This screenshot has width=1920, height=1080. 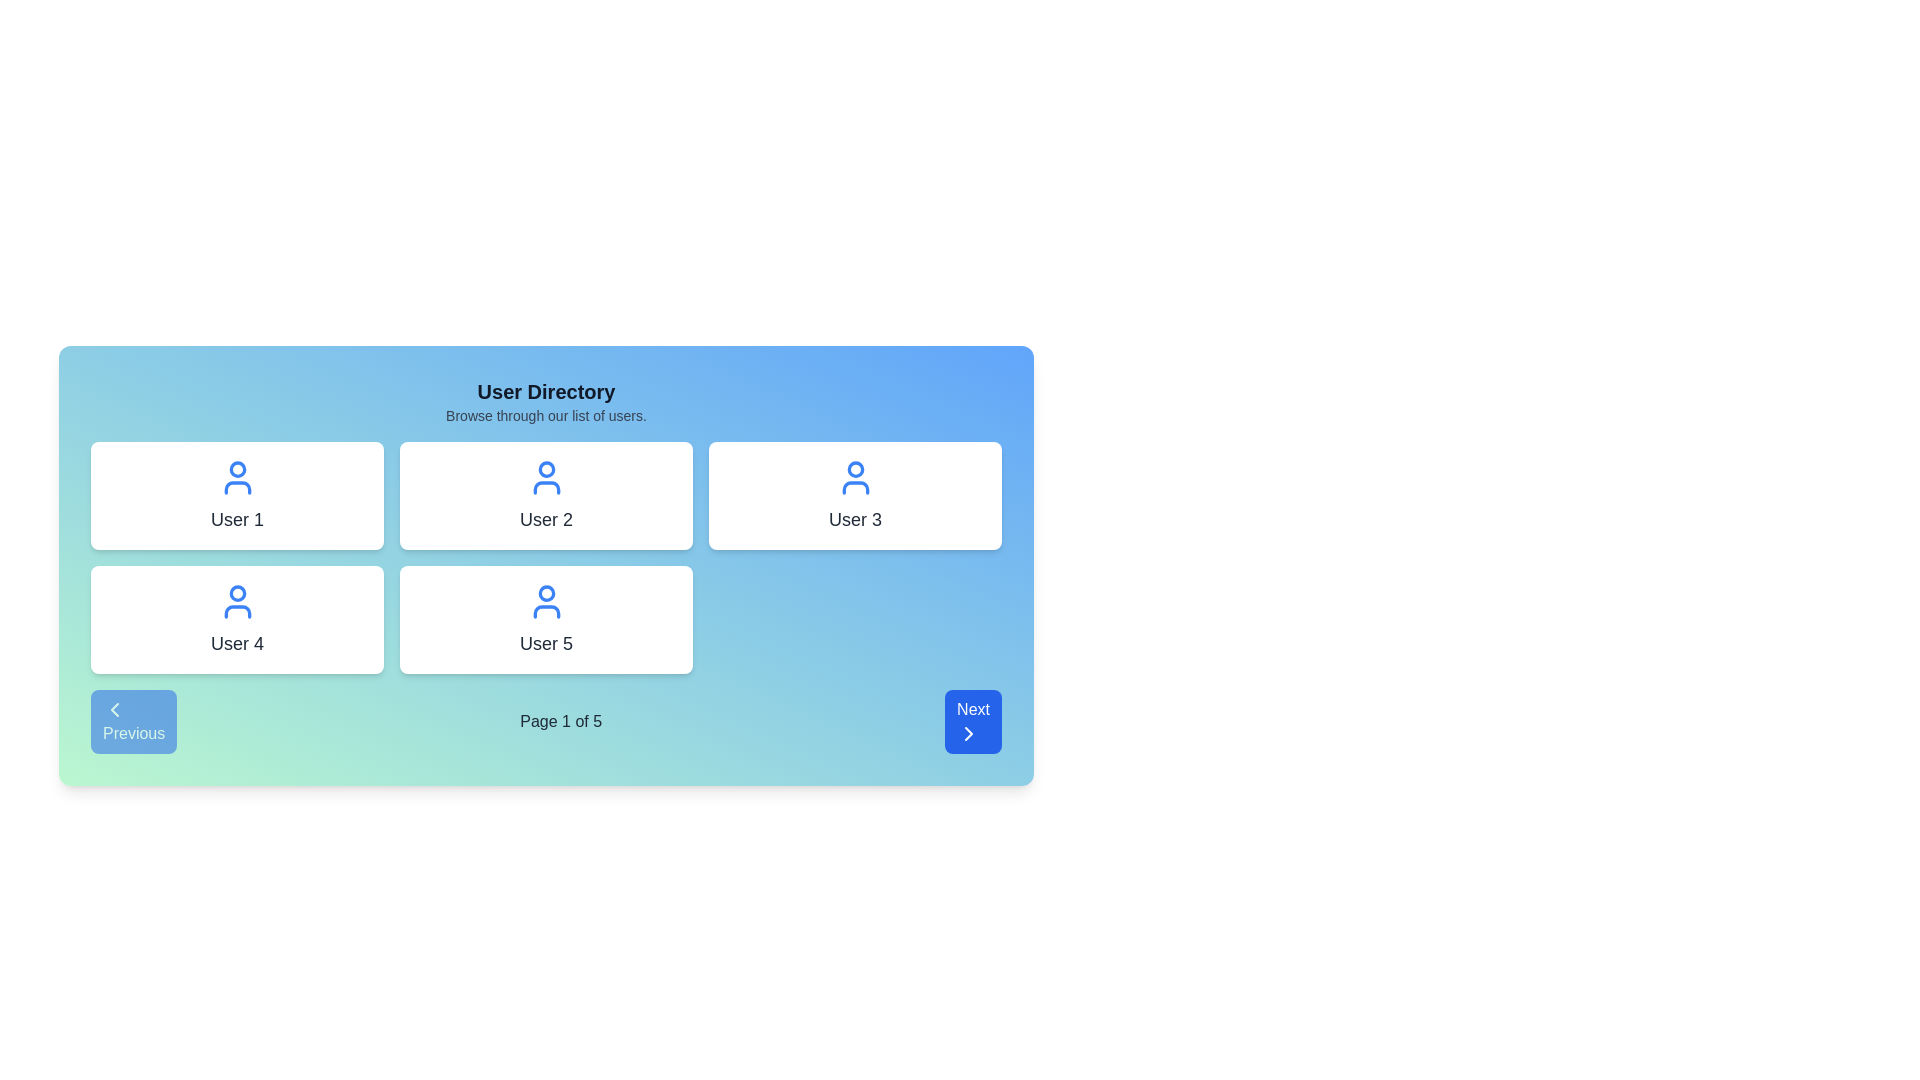 What do you see at coordinates (237, 592) in the screenshot?
I see `the blue outlined circular component of the User 4 icon located in the bottom-left quadrant of the user directory grid` at bounding box center [237, 592].